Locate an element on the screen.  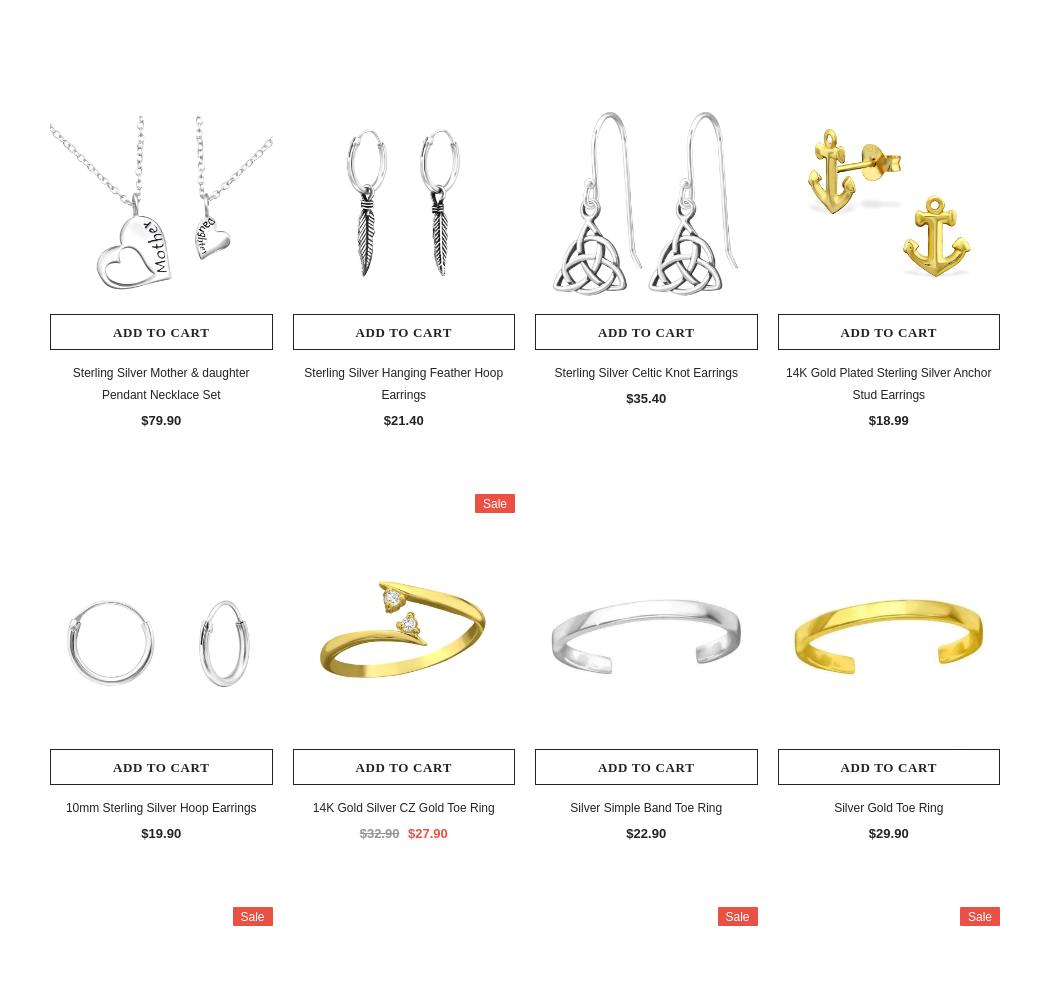
'10mm Sterling Silver Hoop Earrings' is located at coordinates (160, 805).